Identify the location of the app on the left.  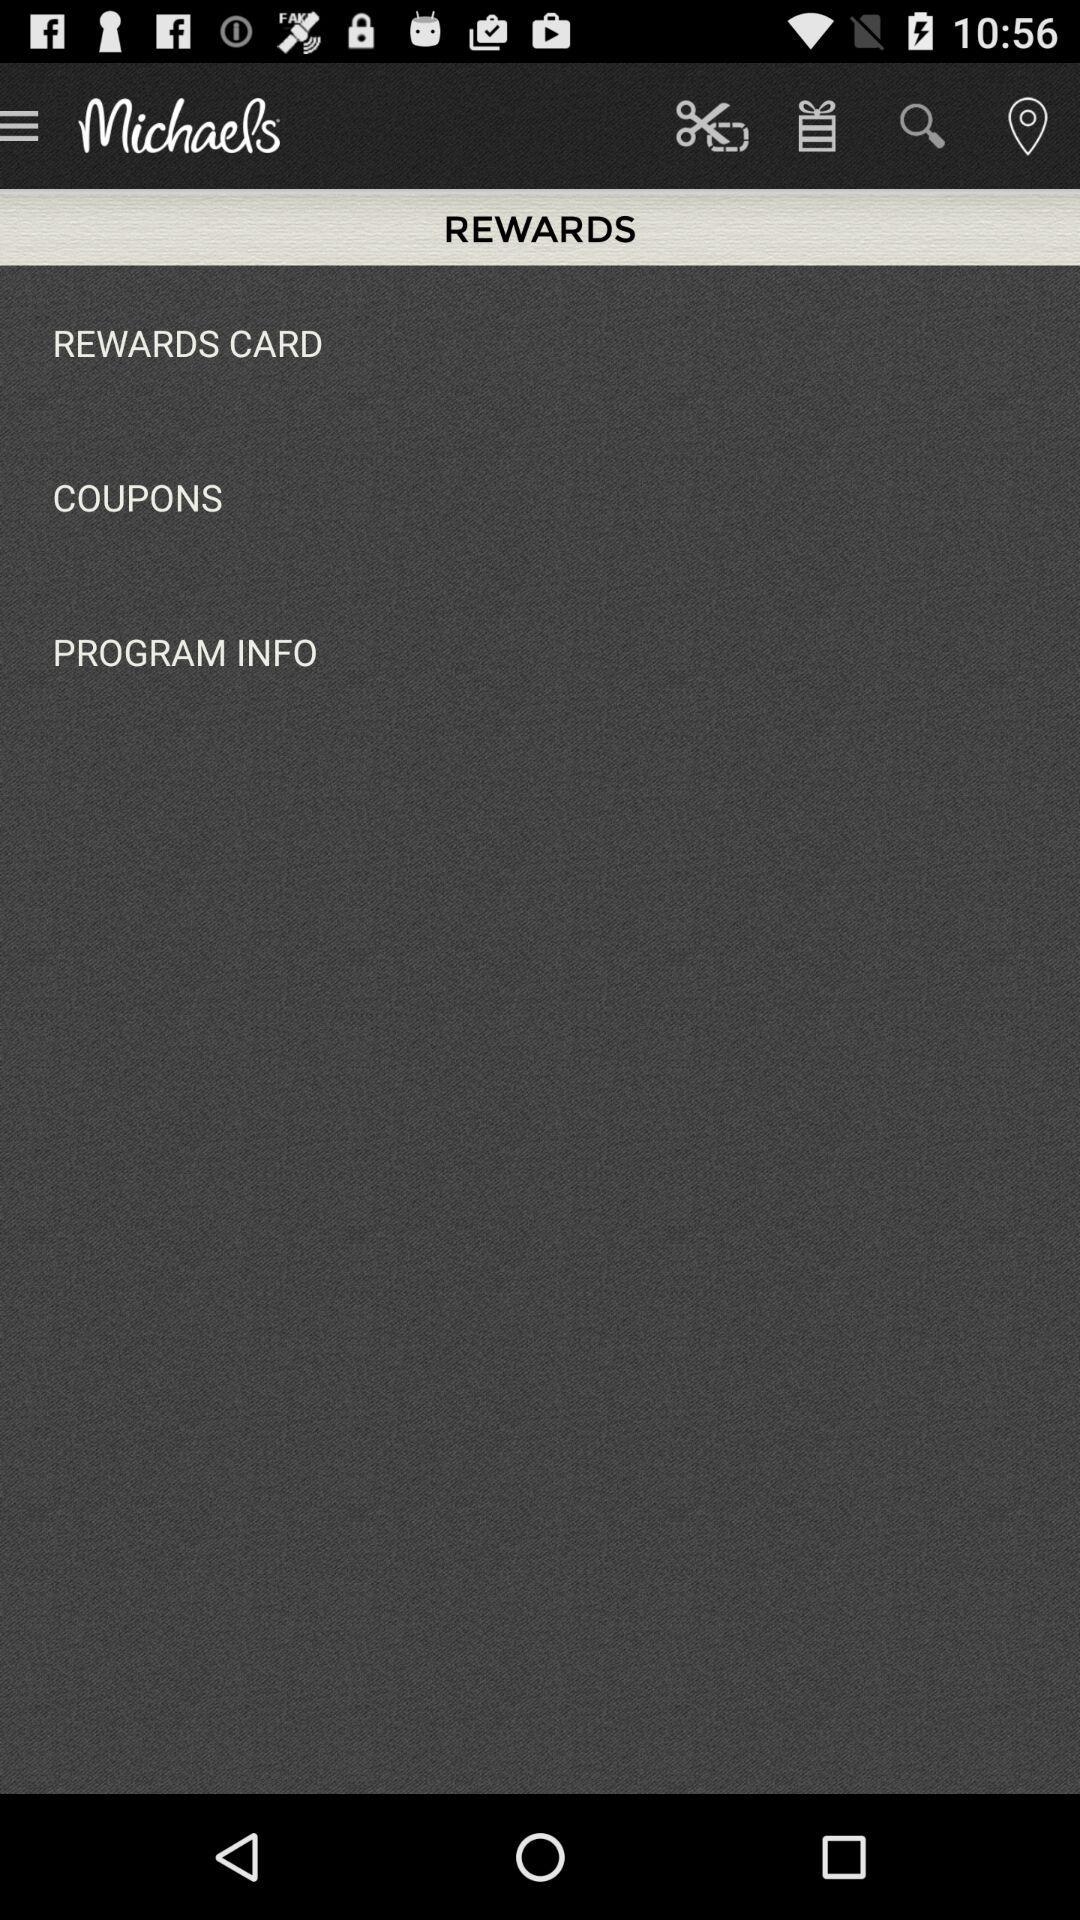
(185, 651).